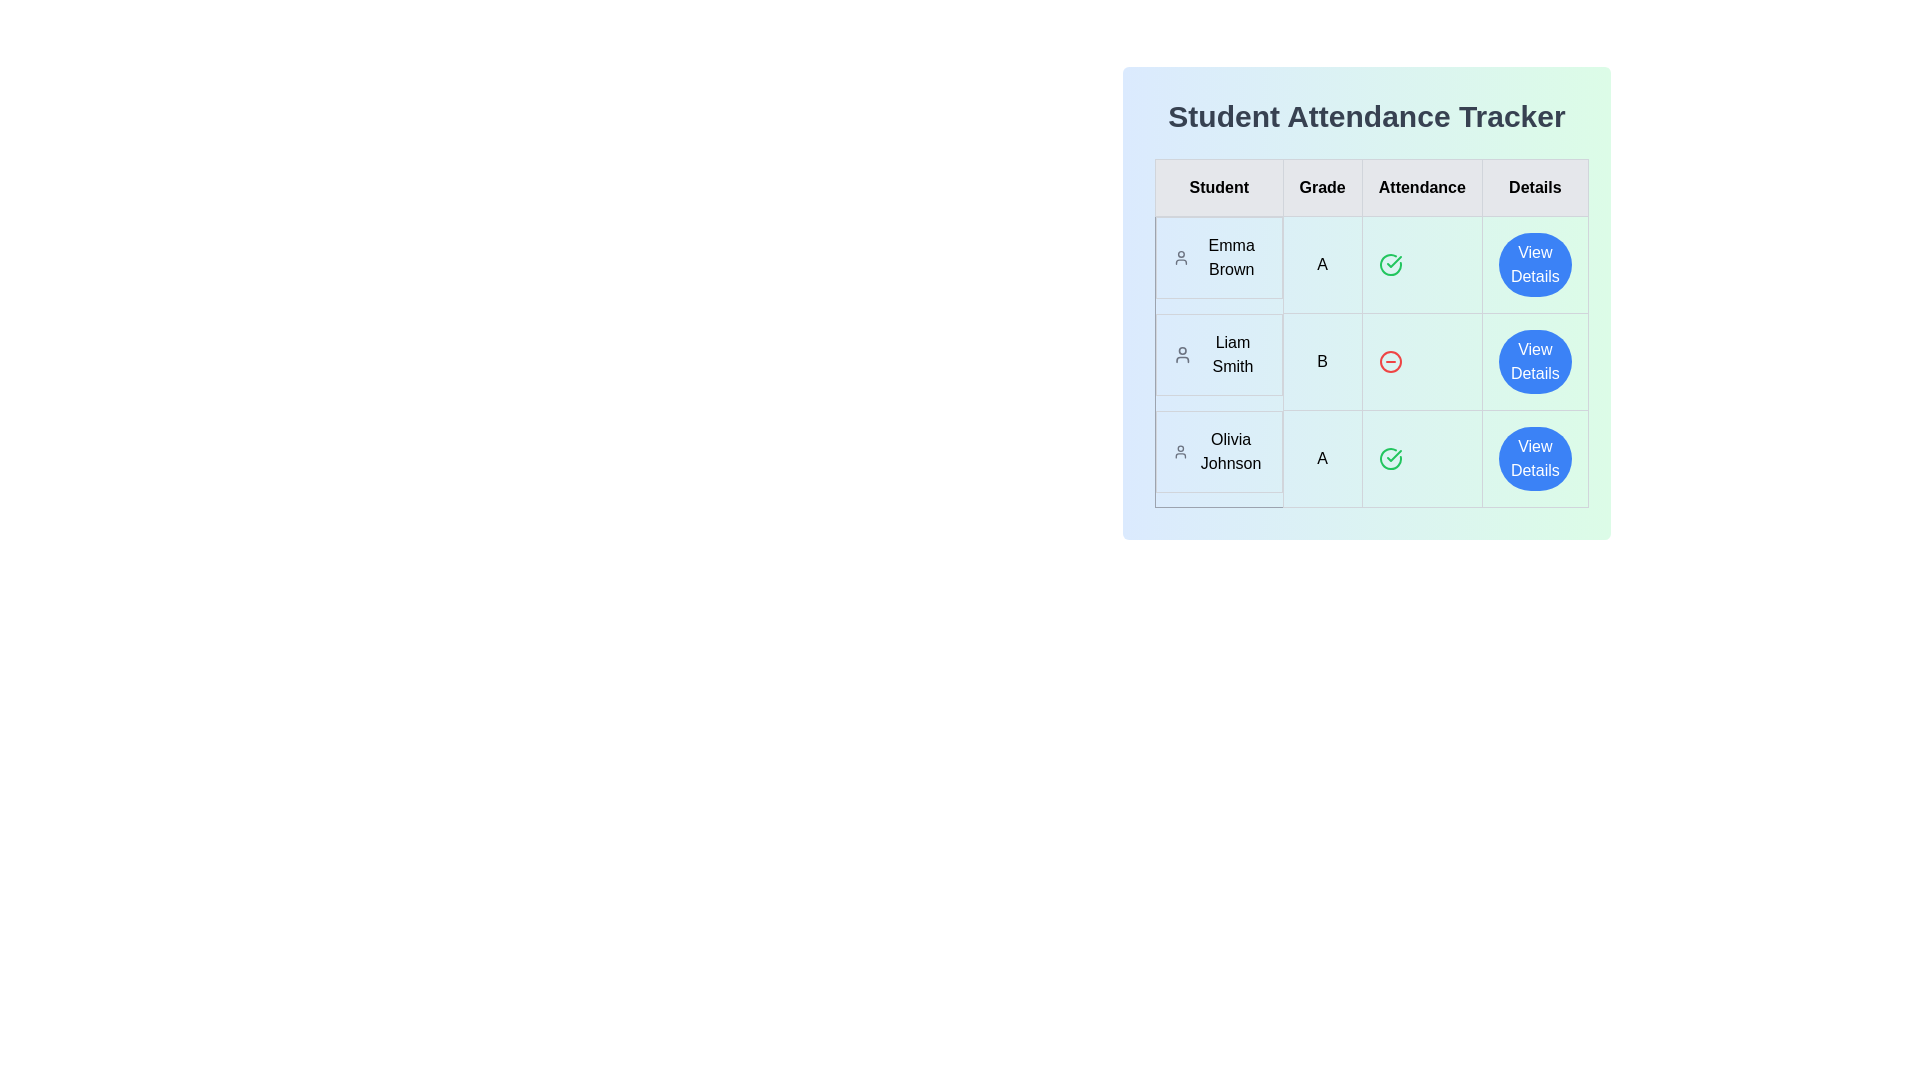  I want to click on the row corresponding to Liam Smith to highlight it, so click(1370, 362).